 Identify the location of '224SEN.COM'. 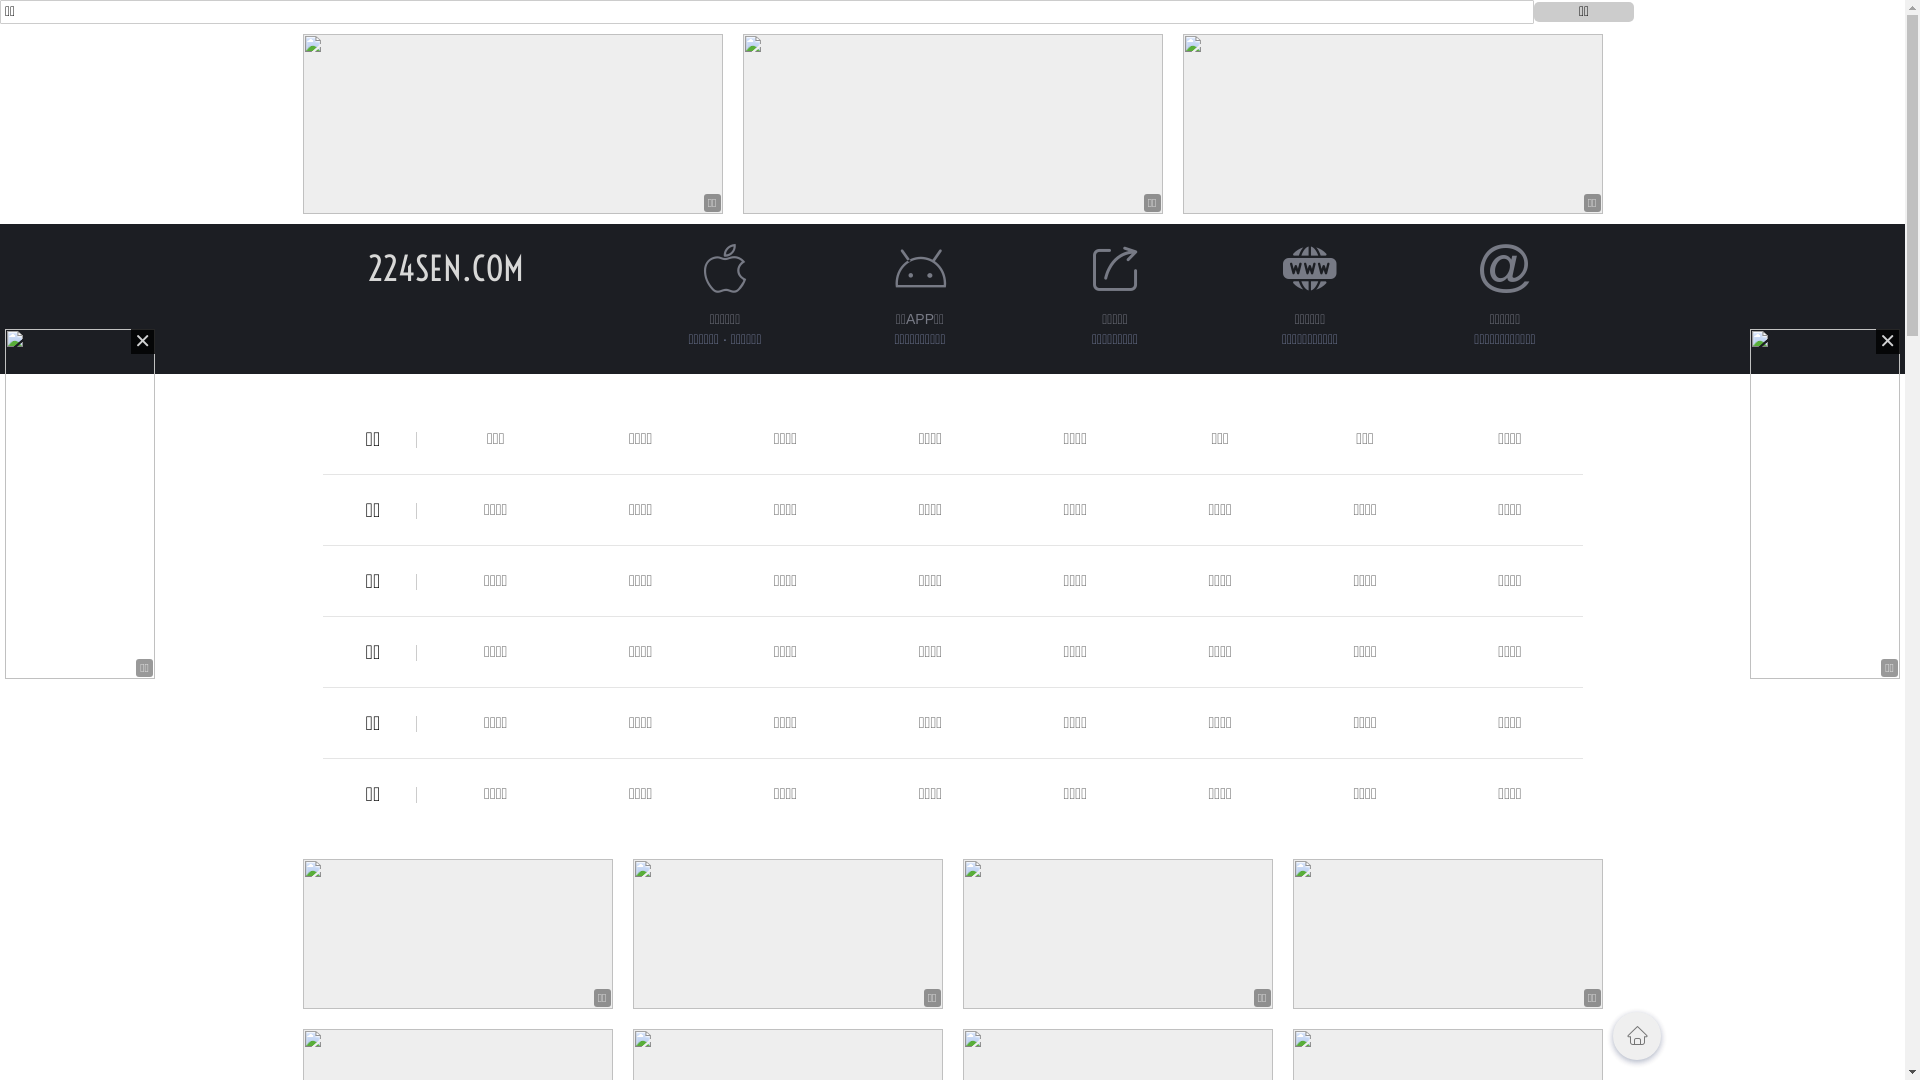
(445, 267).